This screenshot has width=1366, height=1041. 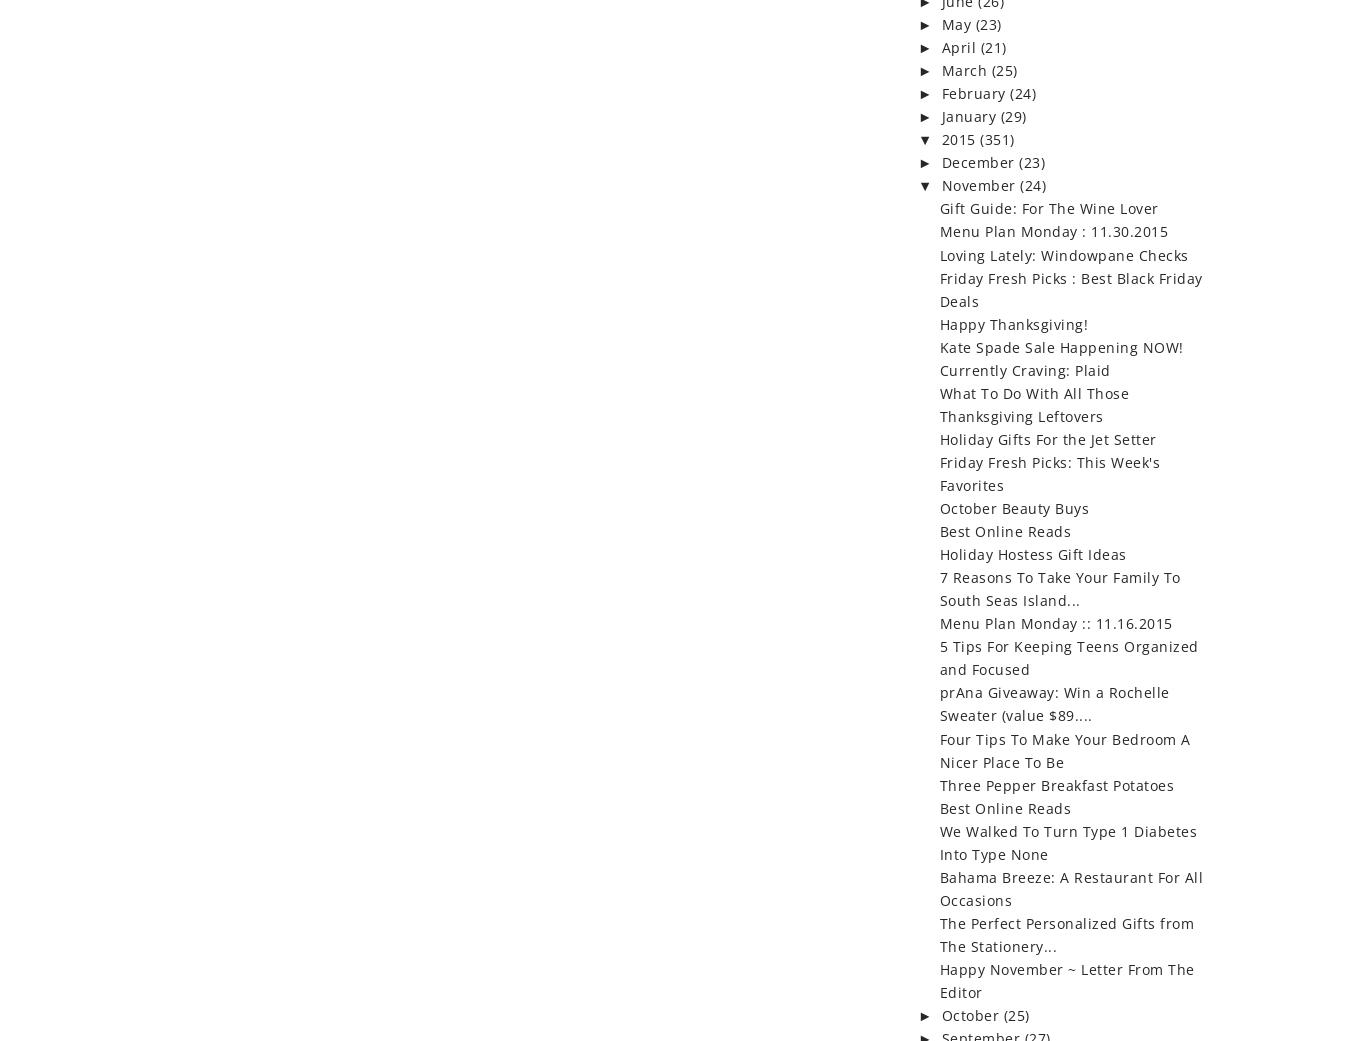 What do you see at coordinates (1063, 750) in the screenshot?
I see `'Four Tips To Make Your Bedroom A Nicer Place To Be'` at bounding box center [1063, 750].